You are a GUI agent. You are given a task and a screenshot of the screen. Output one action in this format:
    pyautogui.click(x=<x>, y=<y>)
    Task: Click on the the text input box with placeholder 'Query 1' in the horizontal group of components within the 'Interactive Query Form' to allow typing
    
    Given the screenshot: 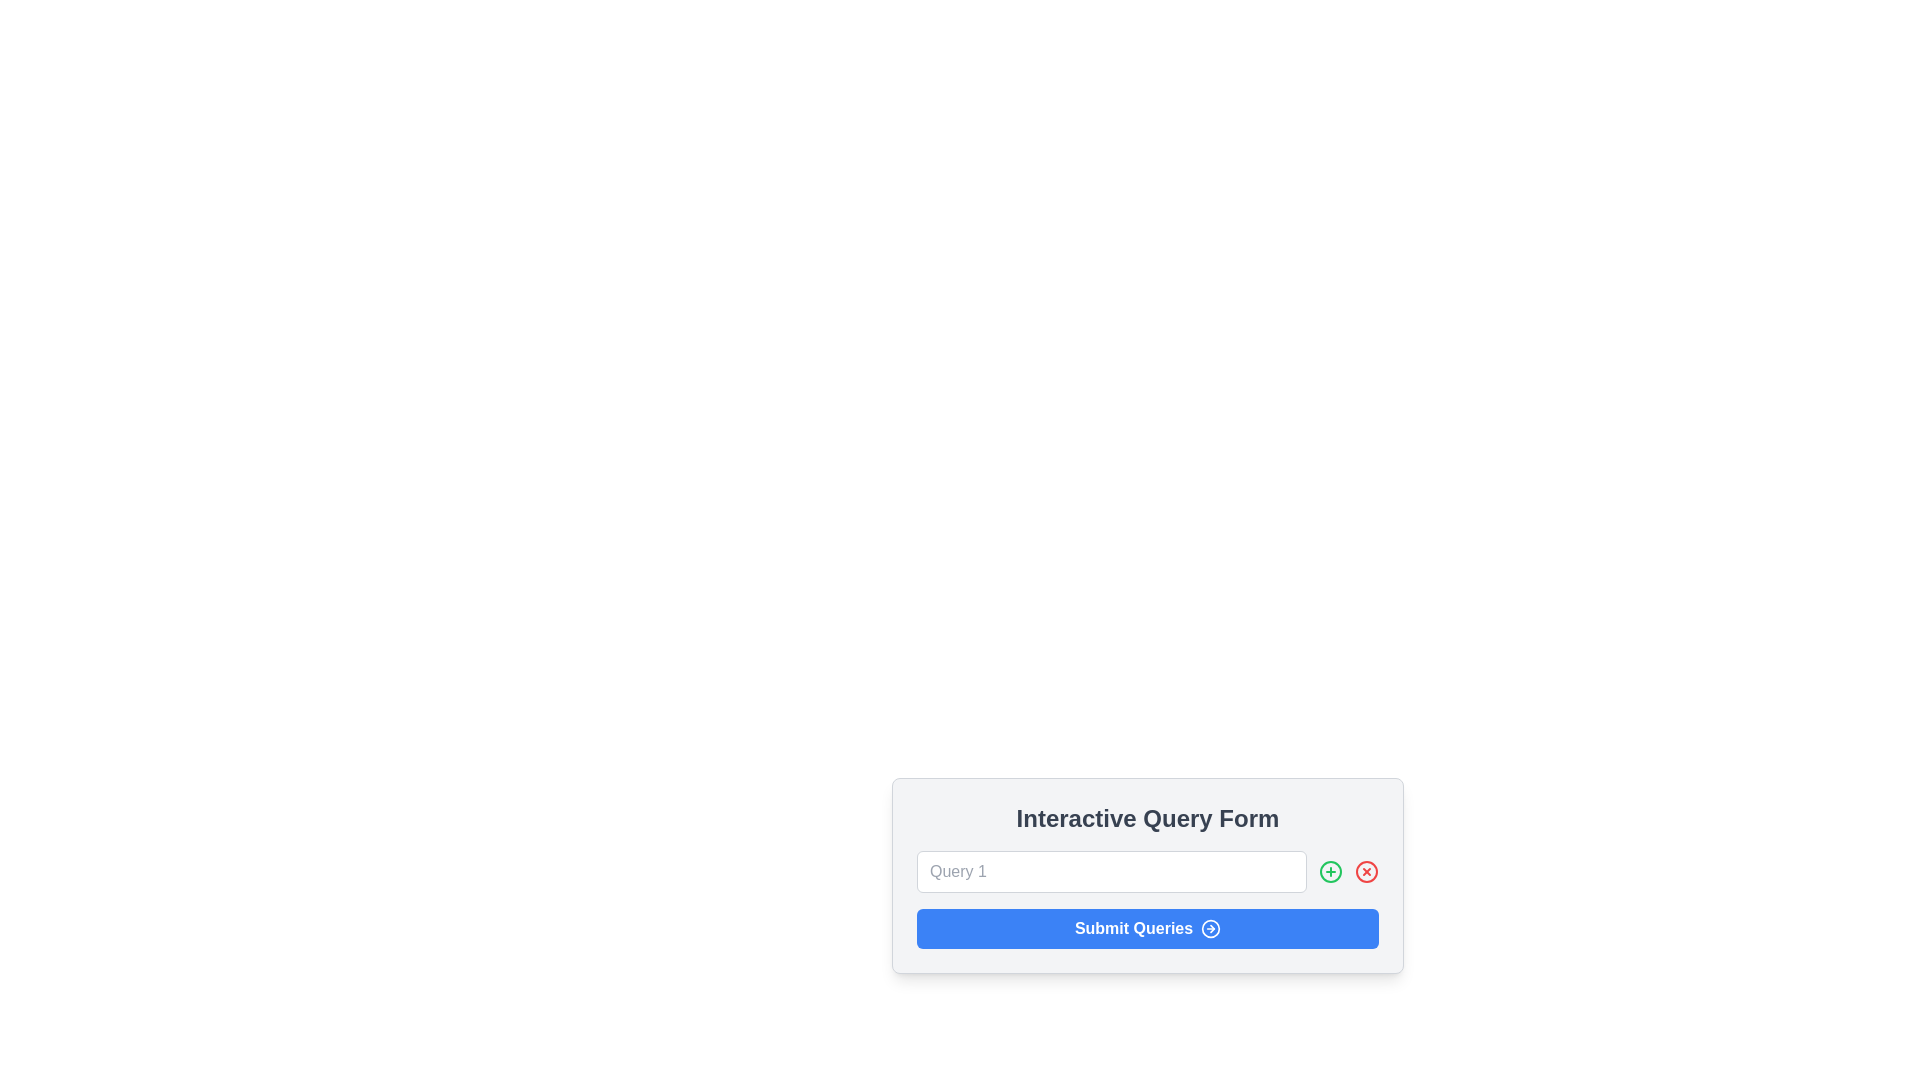 What is the action you would take?
    pyautogui.click(x=1147, y=870)
    